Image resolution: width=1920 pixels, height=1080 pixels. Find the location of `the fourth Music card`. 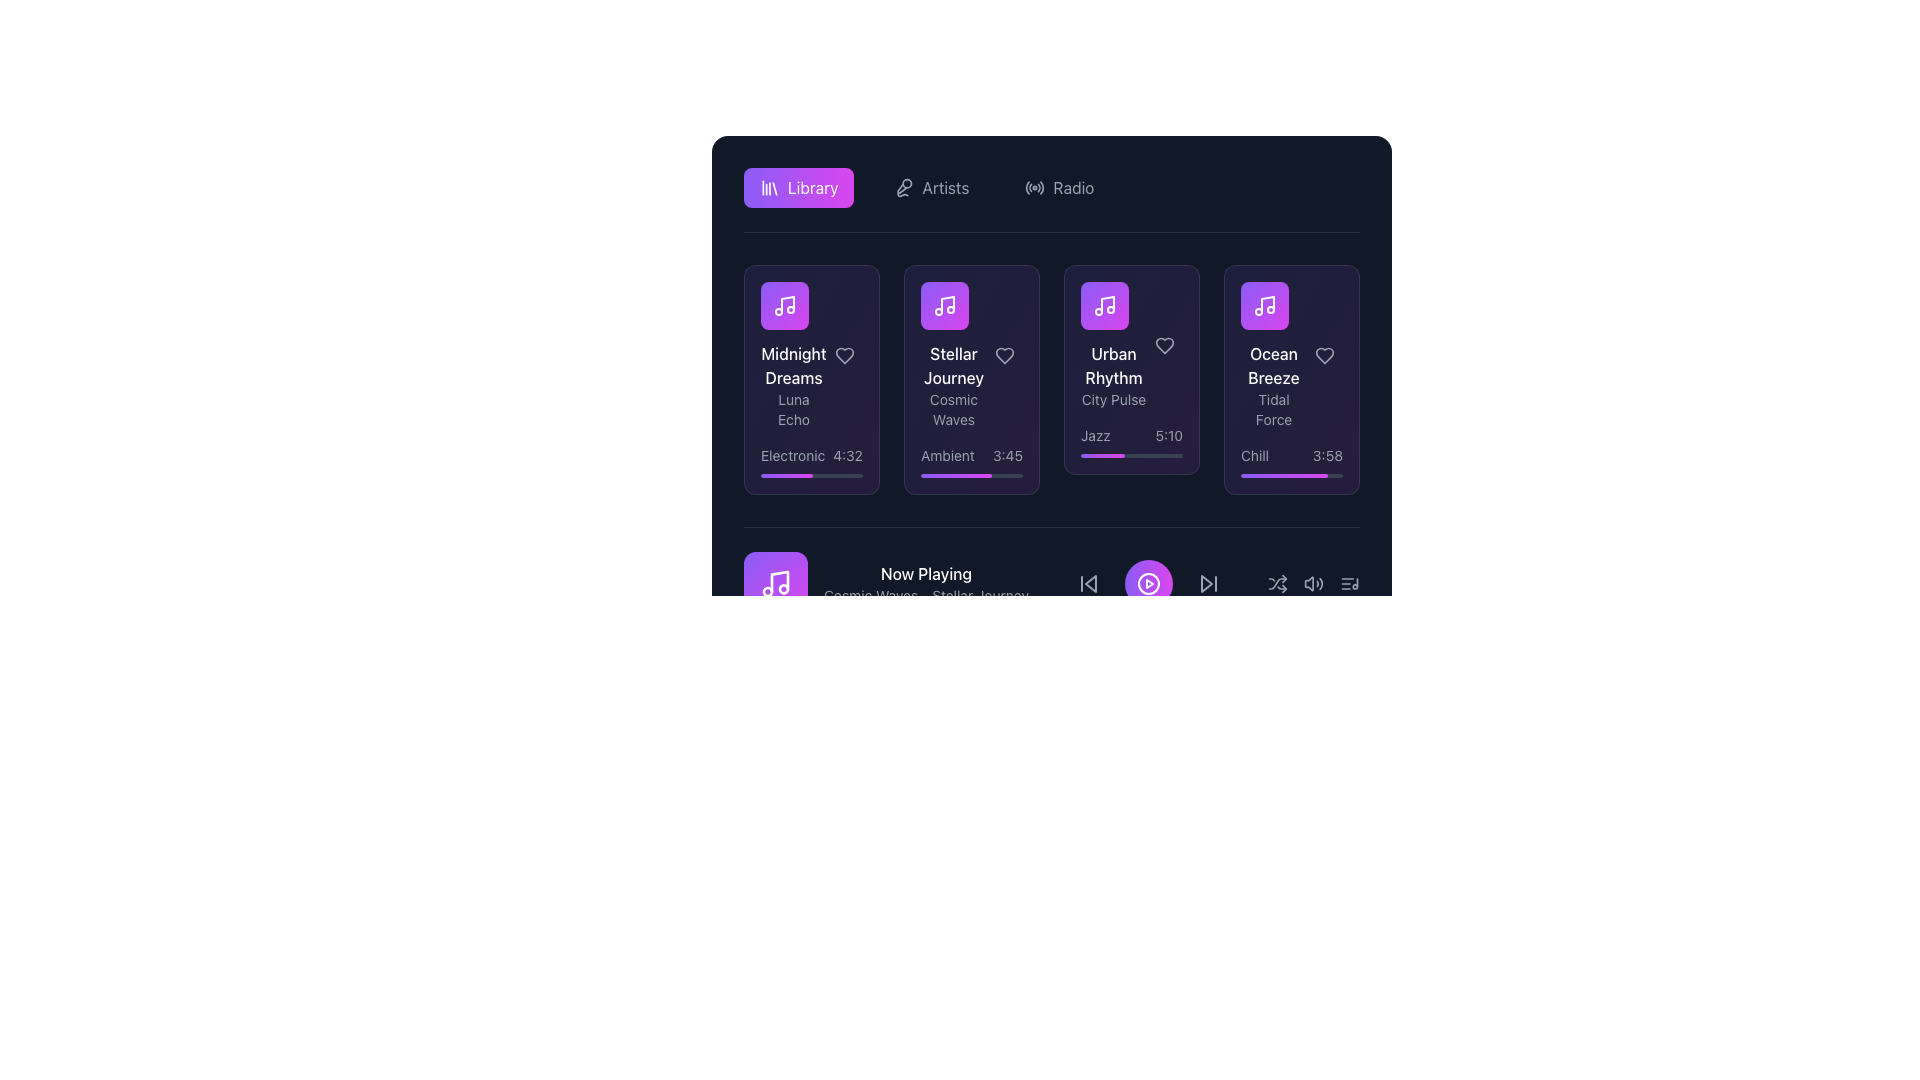

the fourth Music card is located at coordinates (1291, 380).